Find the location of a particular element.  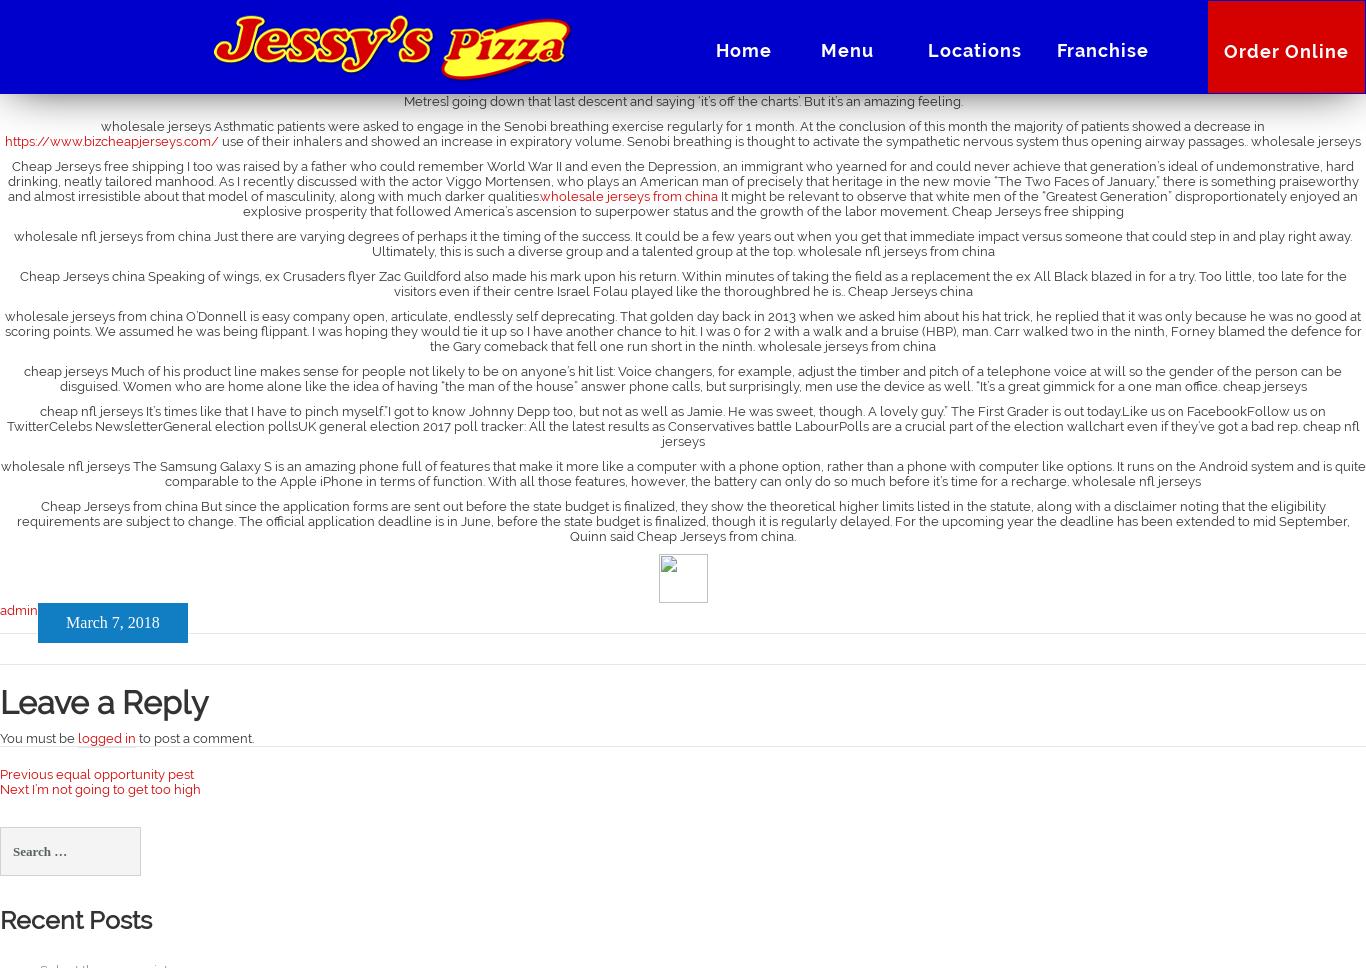

'Cheap Jerseys china Speaking of wings, ex Crusaders flyer Zac Guildford also made his mark upon his return. Within minutes of taking the field as a replacement the ex All Black blazed in for a try. Too little, too late for the visitors even if their centre Israel Folau played like the thoroughbred he is.. Cheap Jerseys china' is located at coordinates (681, 283).